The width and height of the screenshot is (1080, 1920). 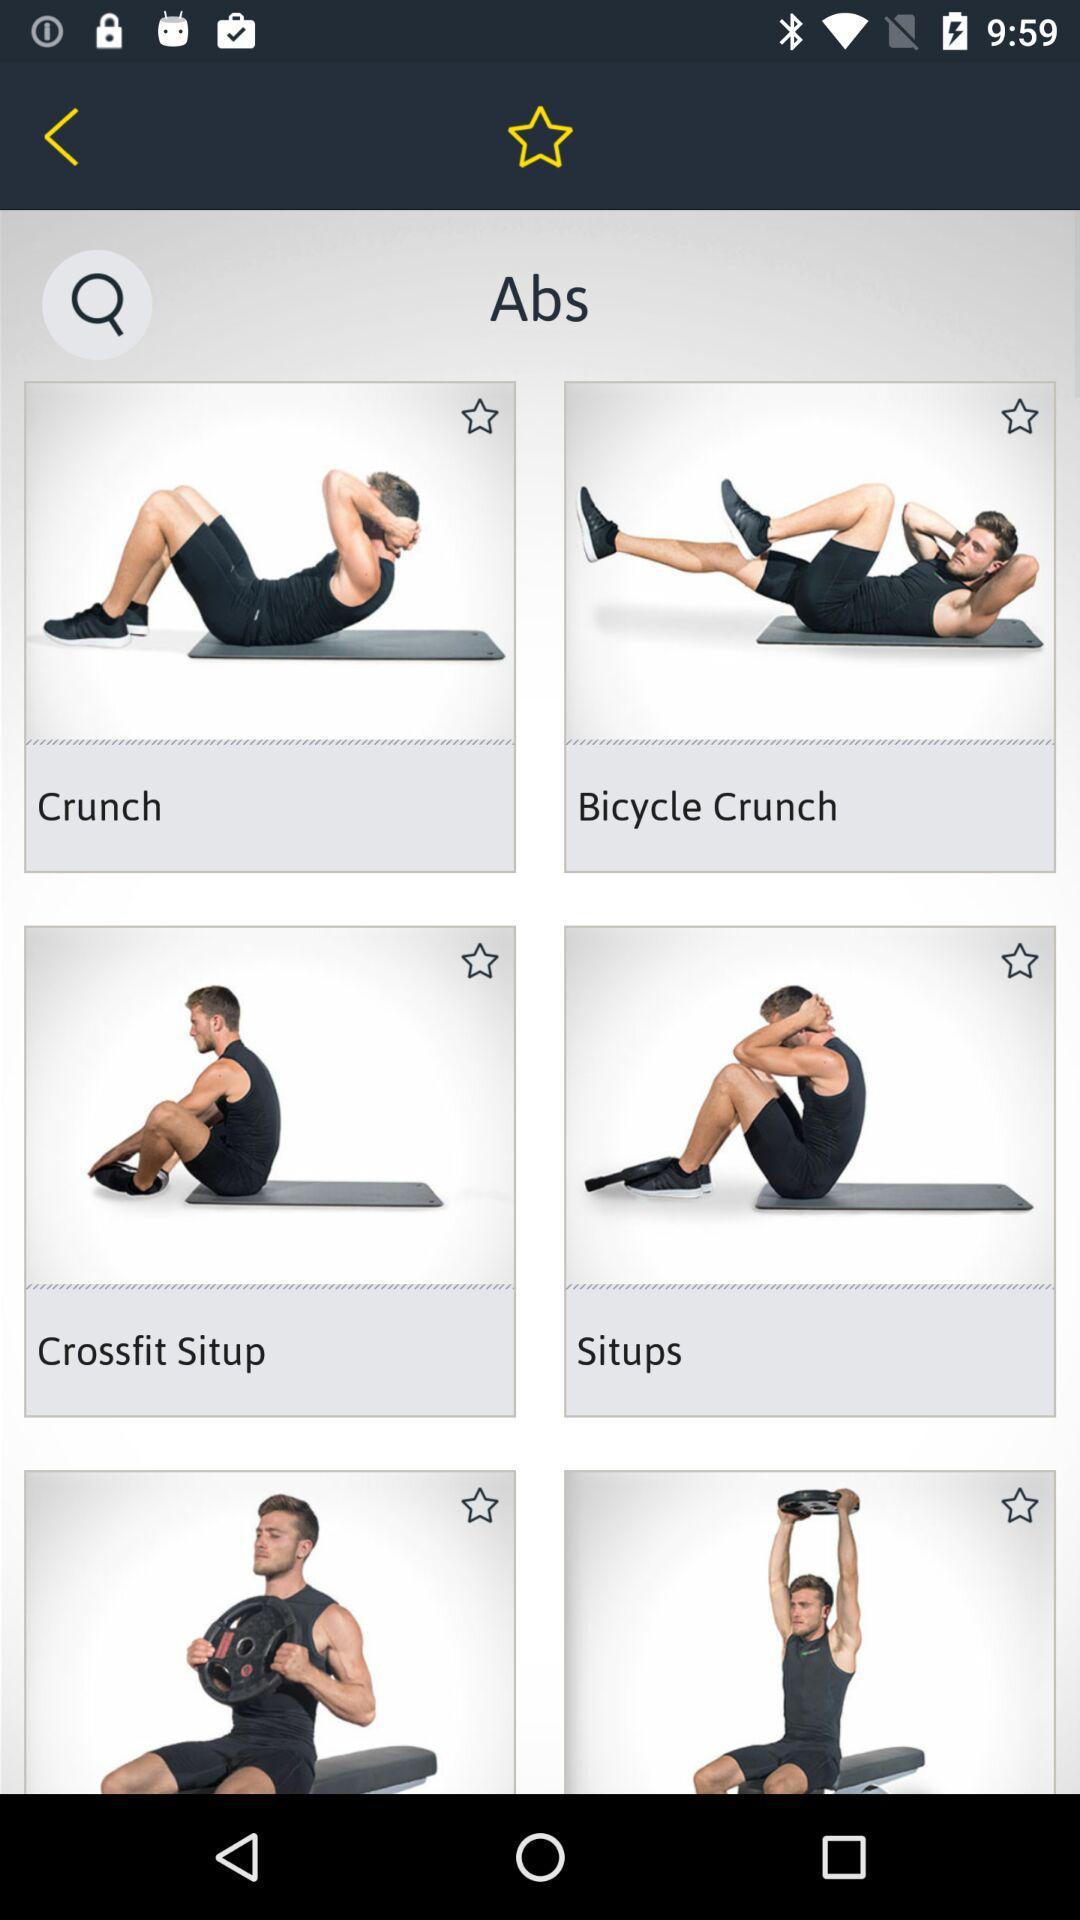 What do you see at coordinates (97, 303) in the screenshot?
I see `the search icon` at bounding box center [97, 303].